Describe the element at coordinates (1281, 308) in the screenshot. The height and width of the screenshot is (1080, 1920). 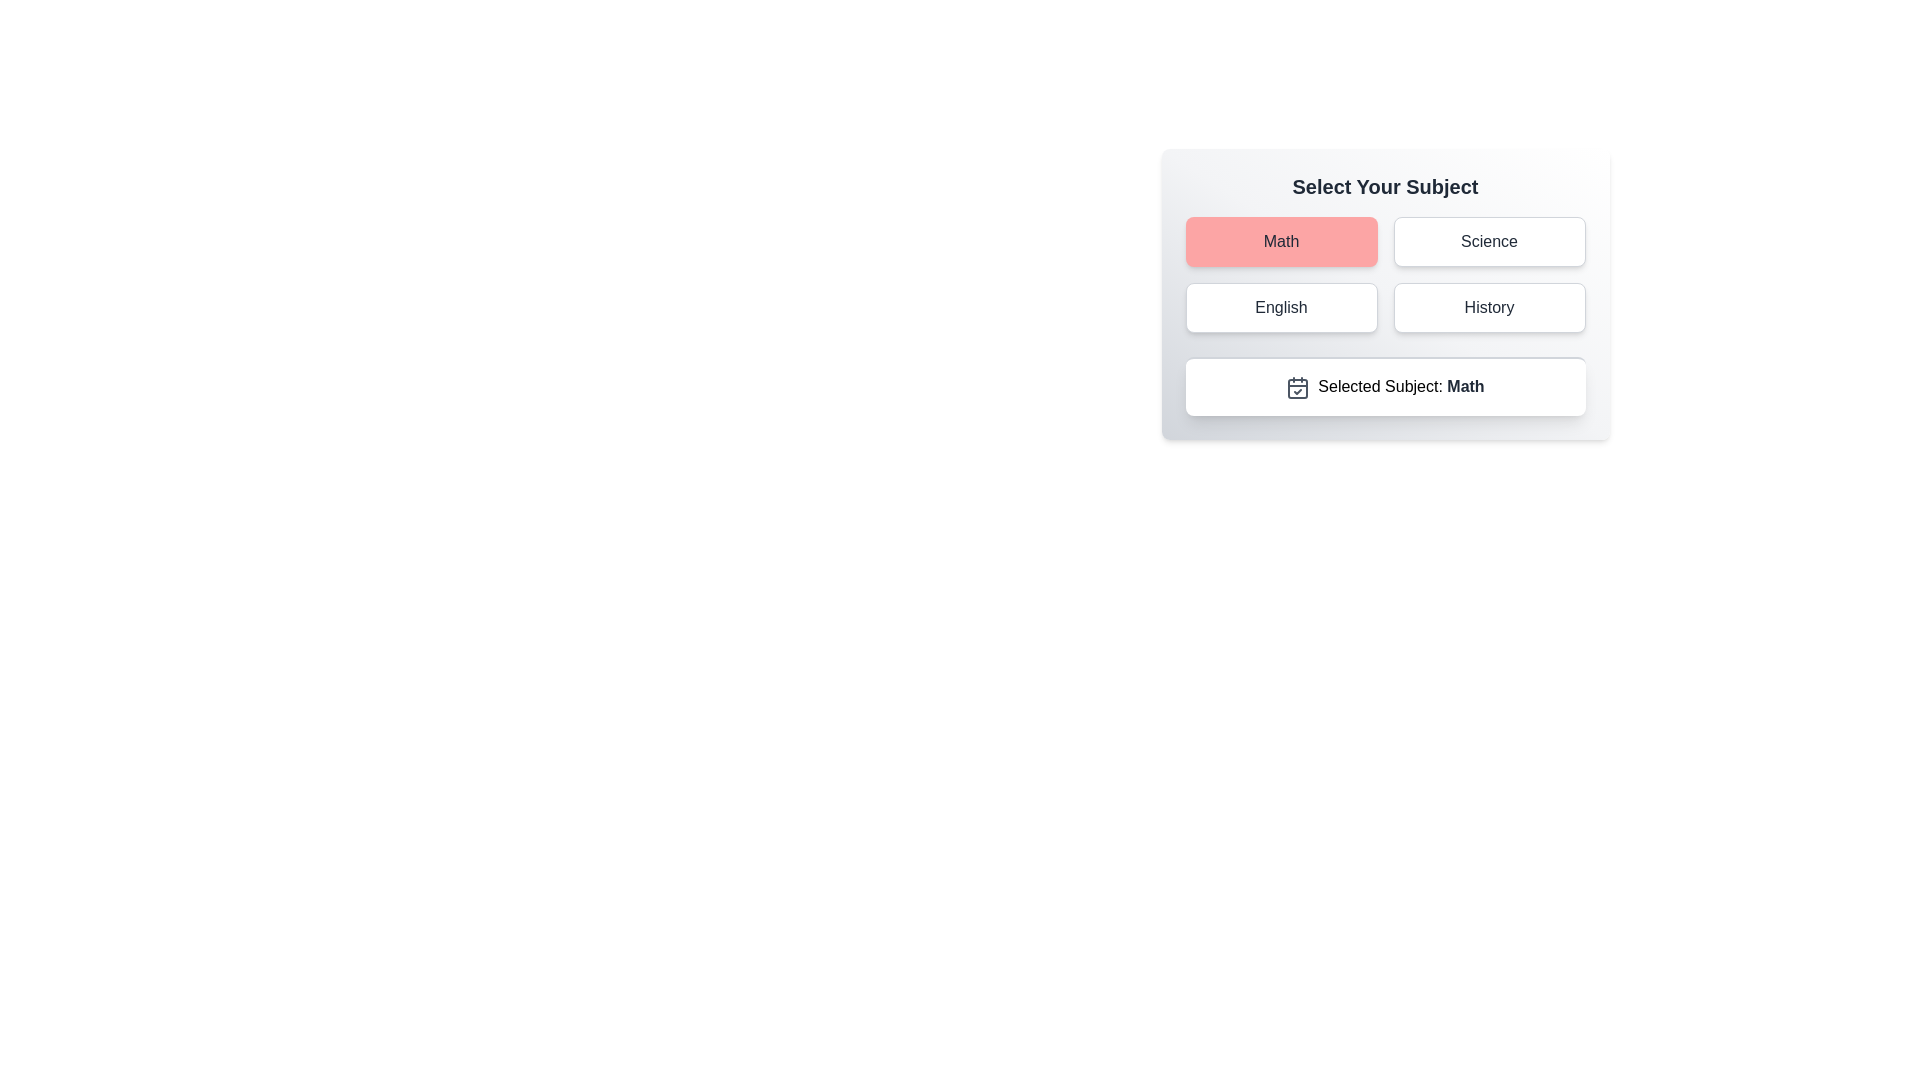
I see `the rectangular white button labeled 'English' that is located under the 'Math' button and to the left of the 'History' button` at that location.